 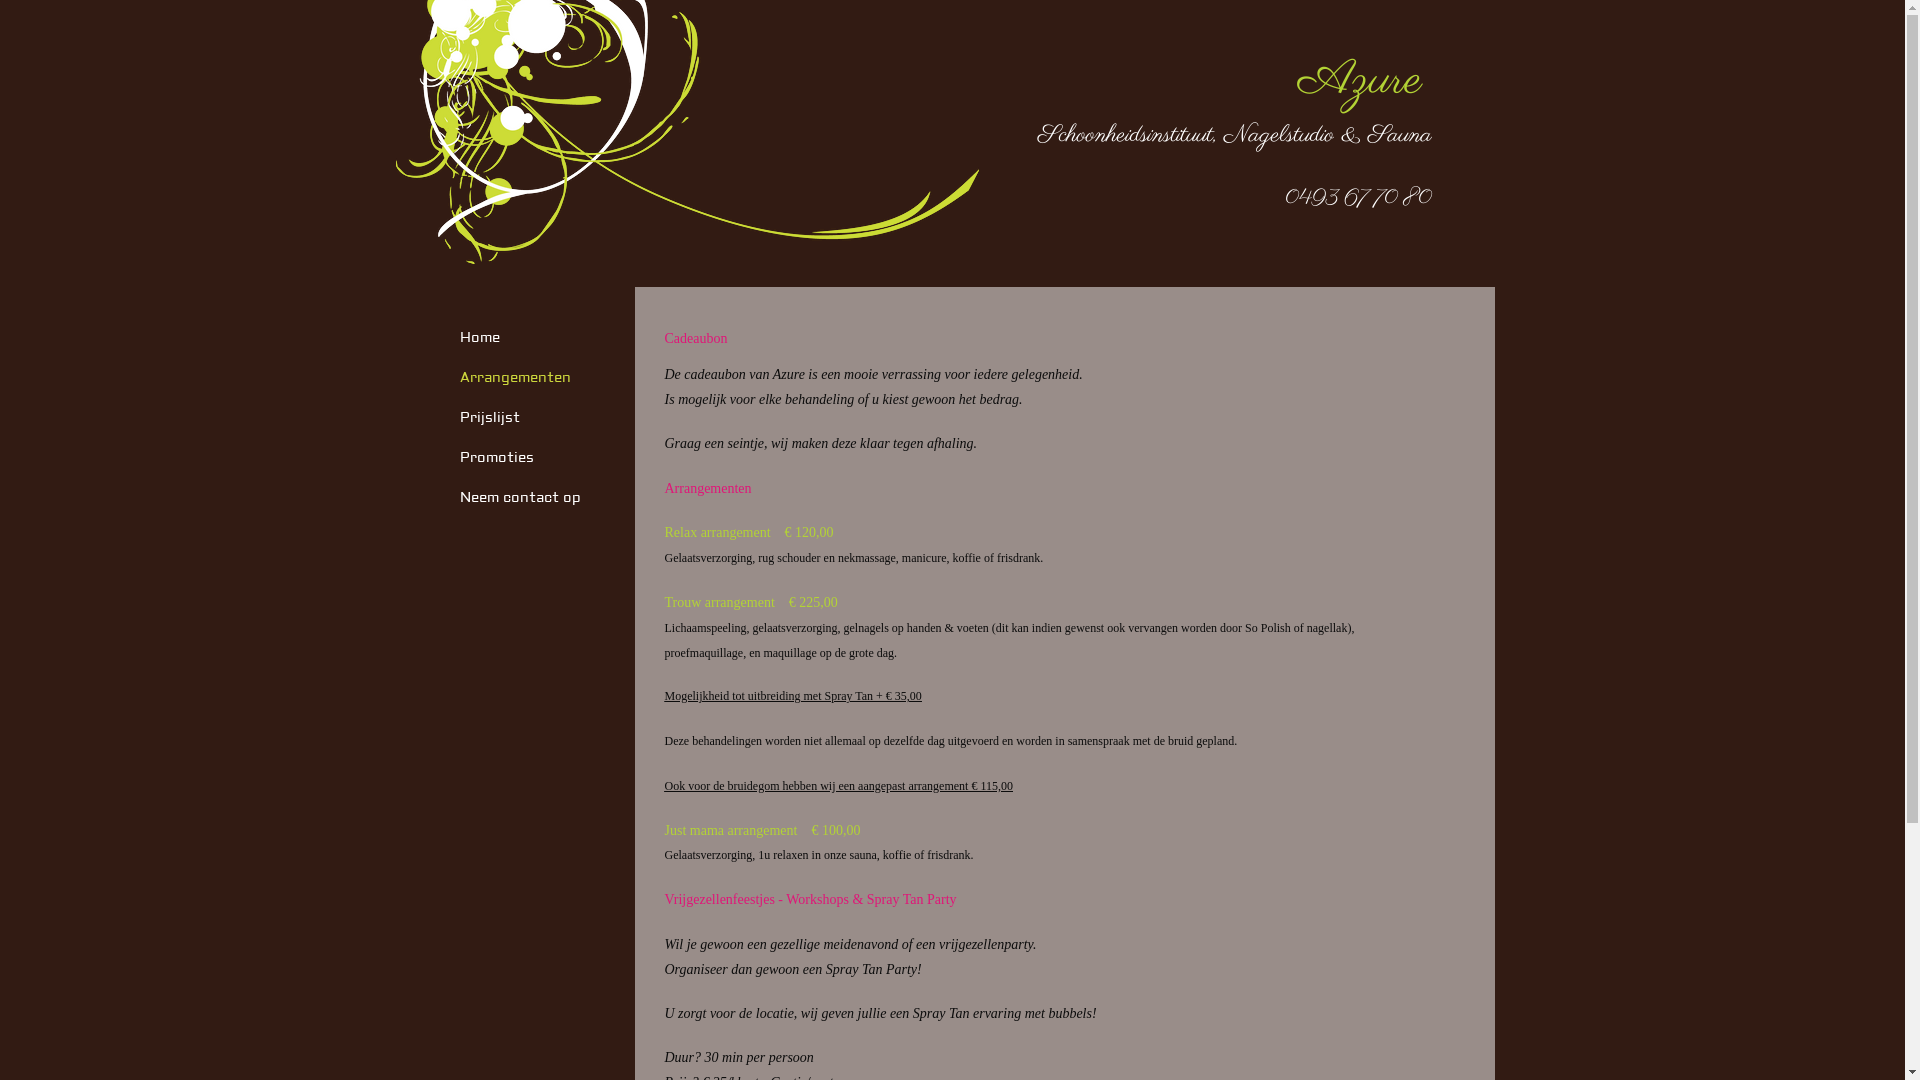 I want to click on 'Home', so click(x=480, y=337).